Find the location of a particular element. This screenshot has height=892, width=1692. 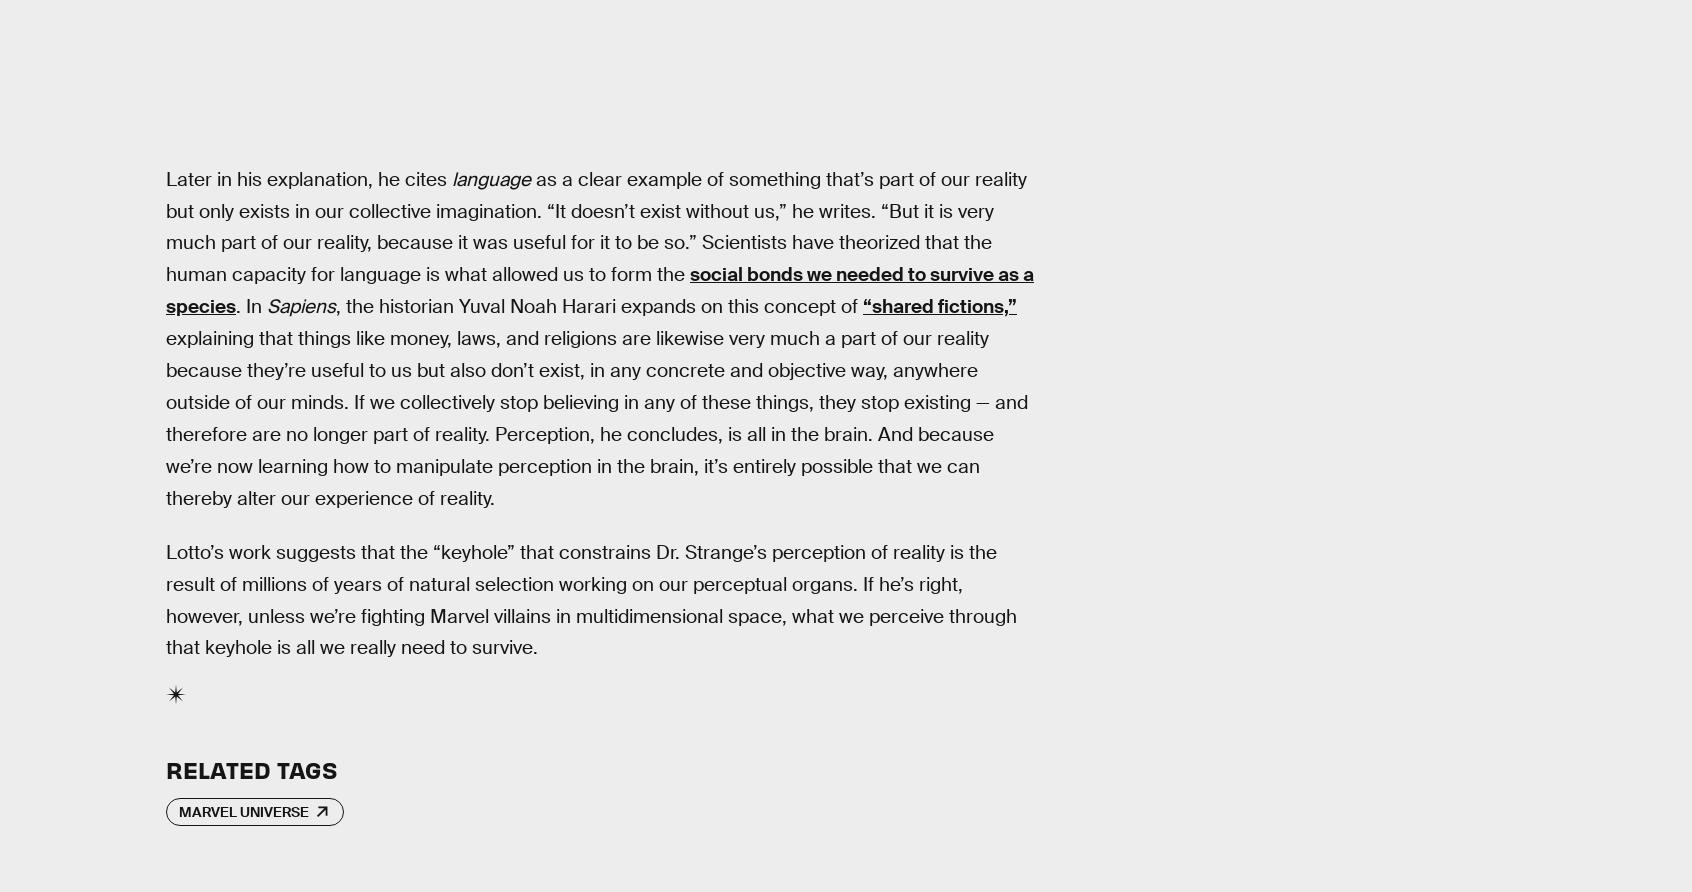

'“shared fictions,”' is located at coordinates (940, 306).